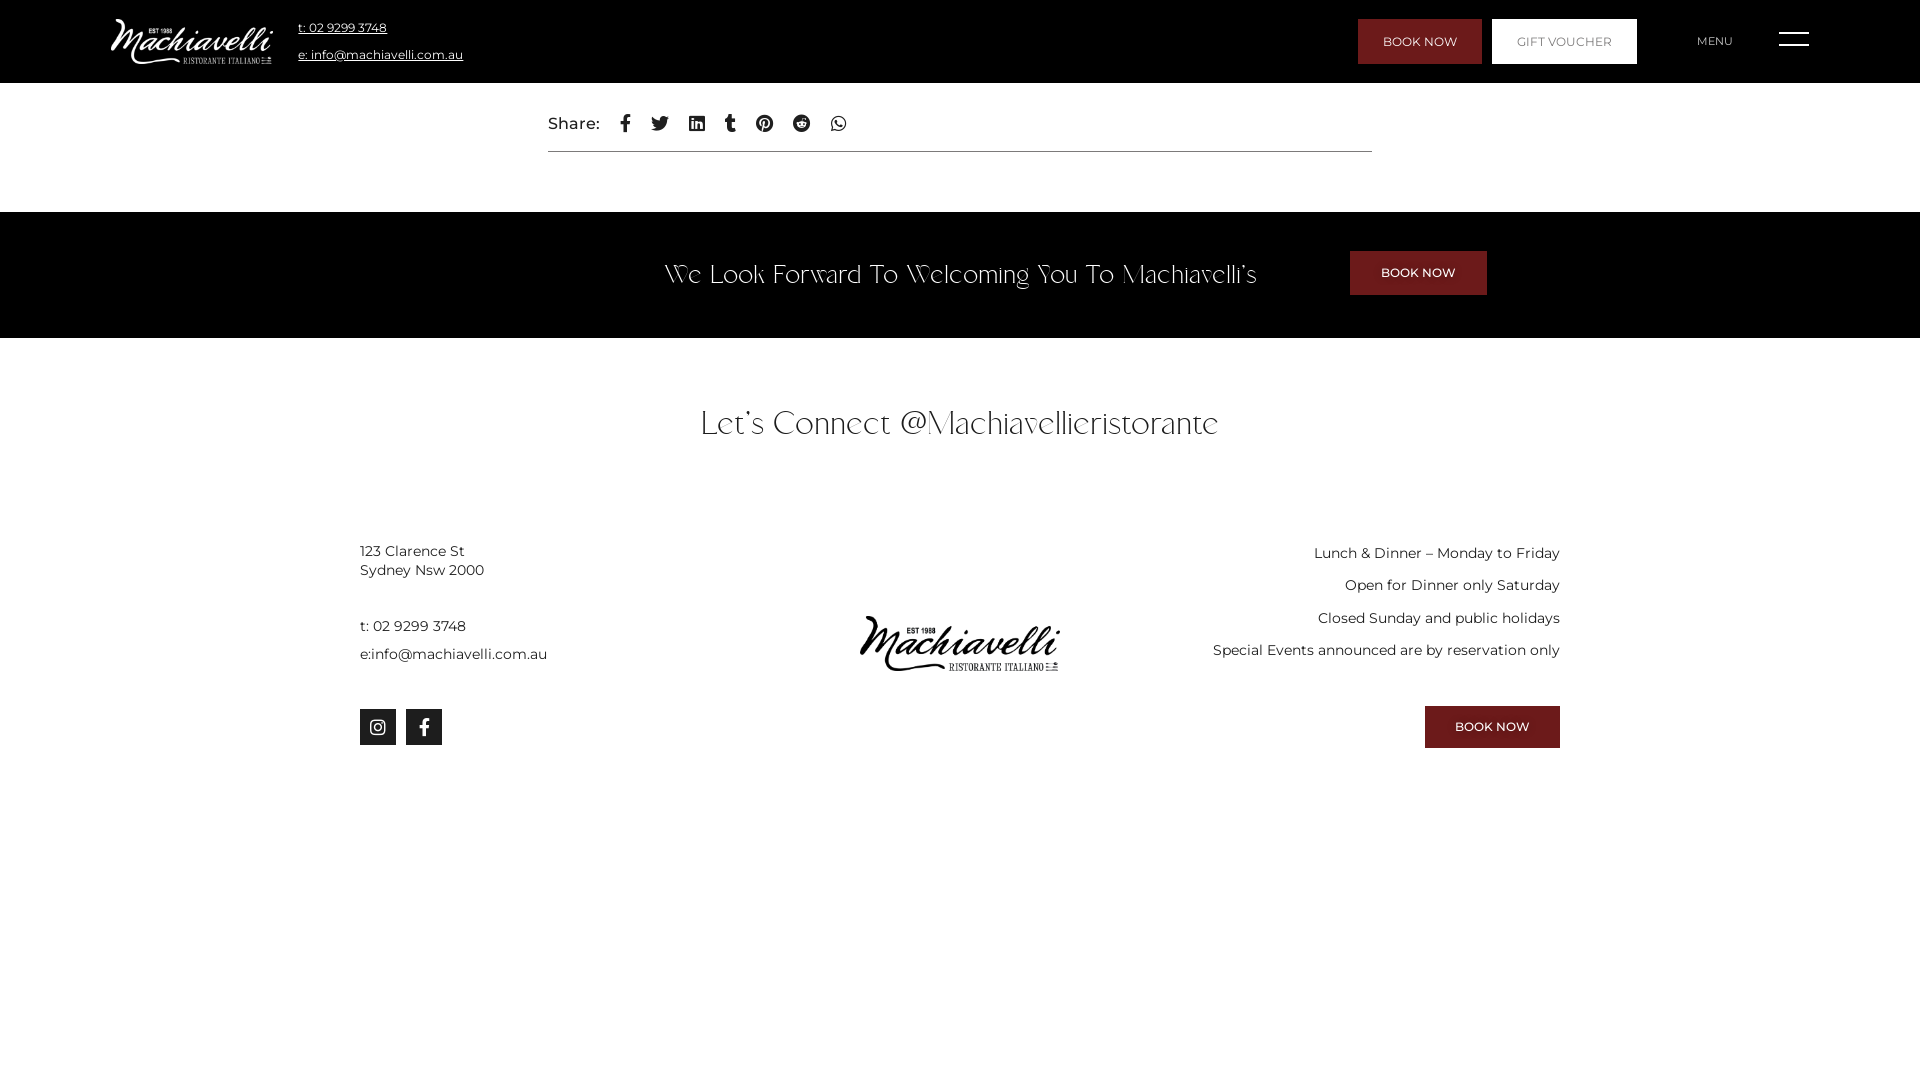 Image resolution: width=1920 pixels, height=1080 pixels. What do you see at coordinates (1563, 41) in the screenshot?
I see `'GIFT VOUCHER'` at bounding box center [1563, 41].